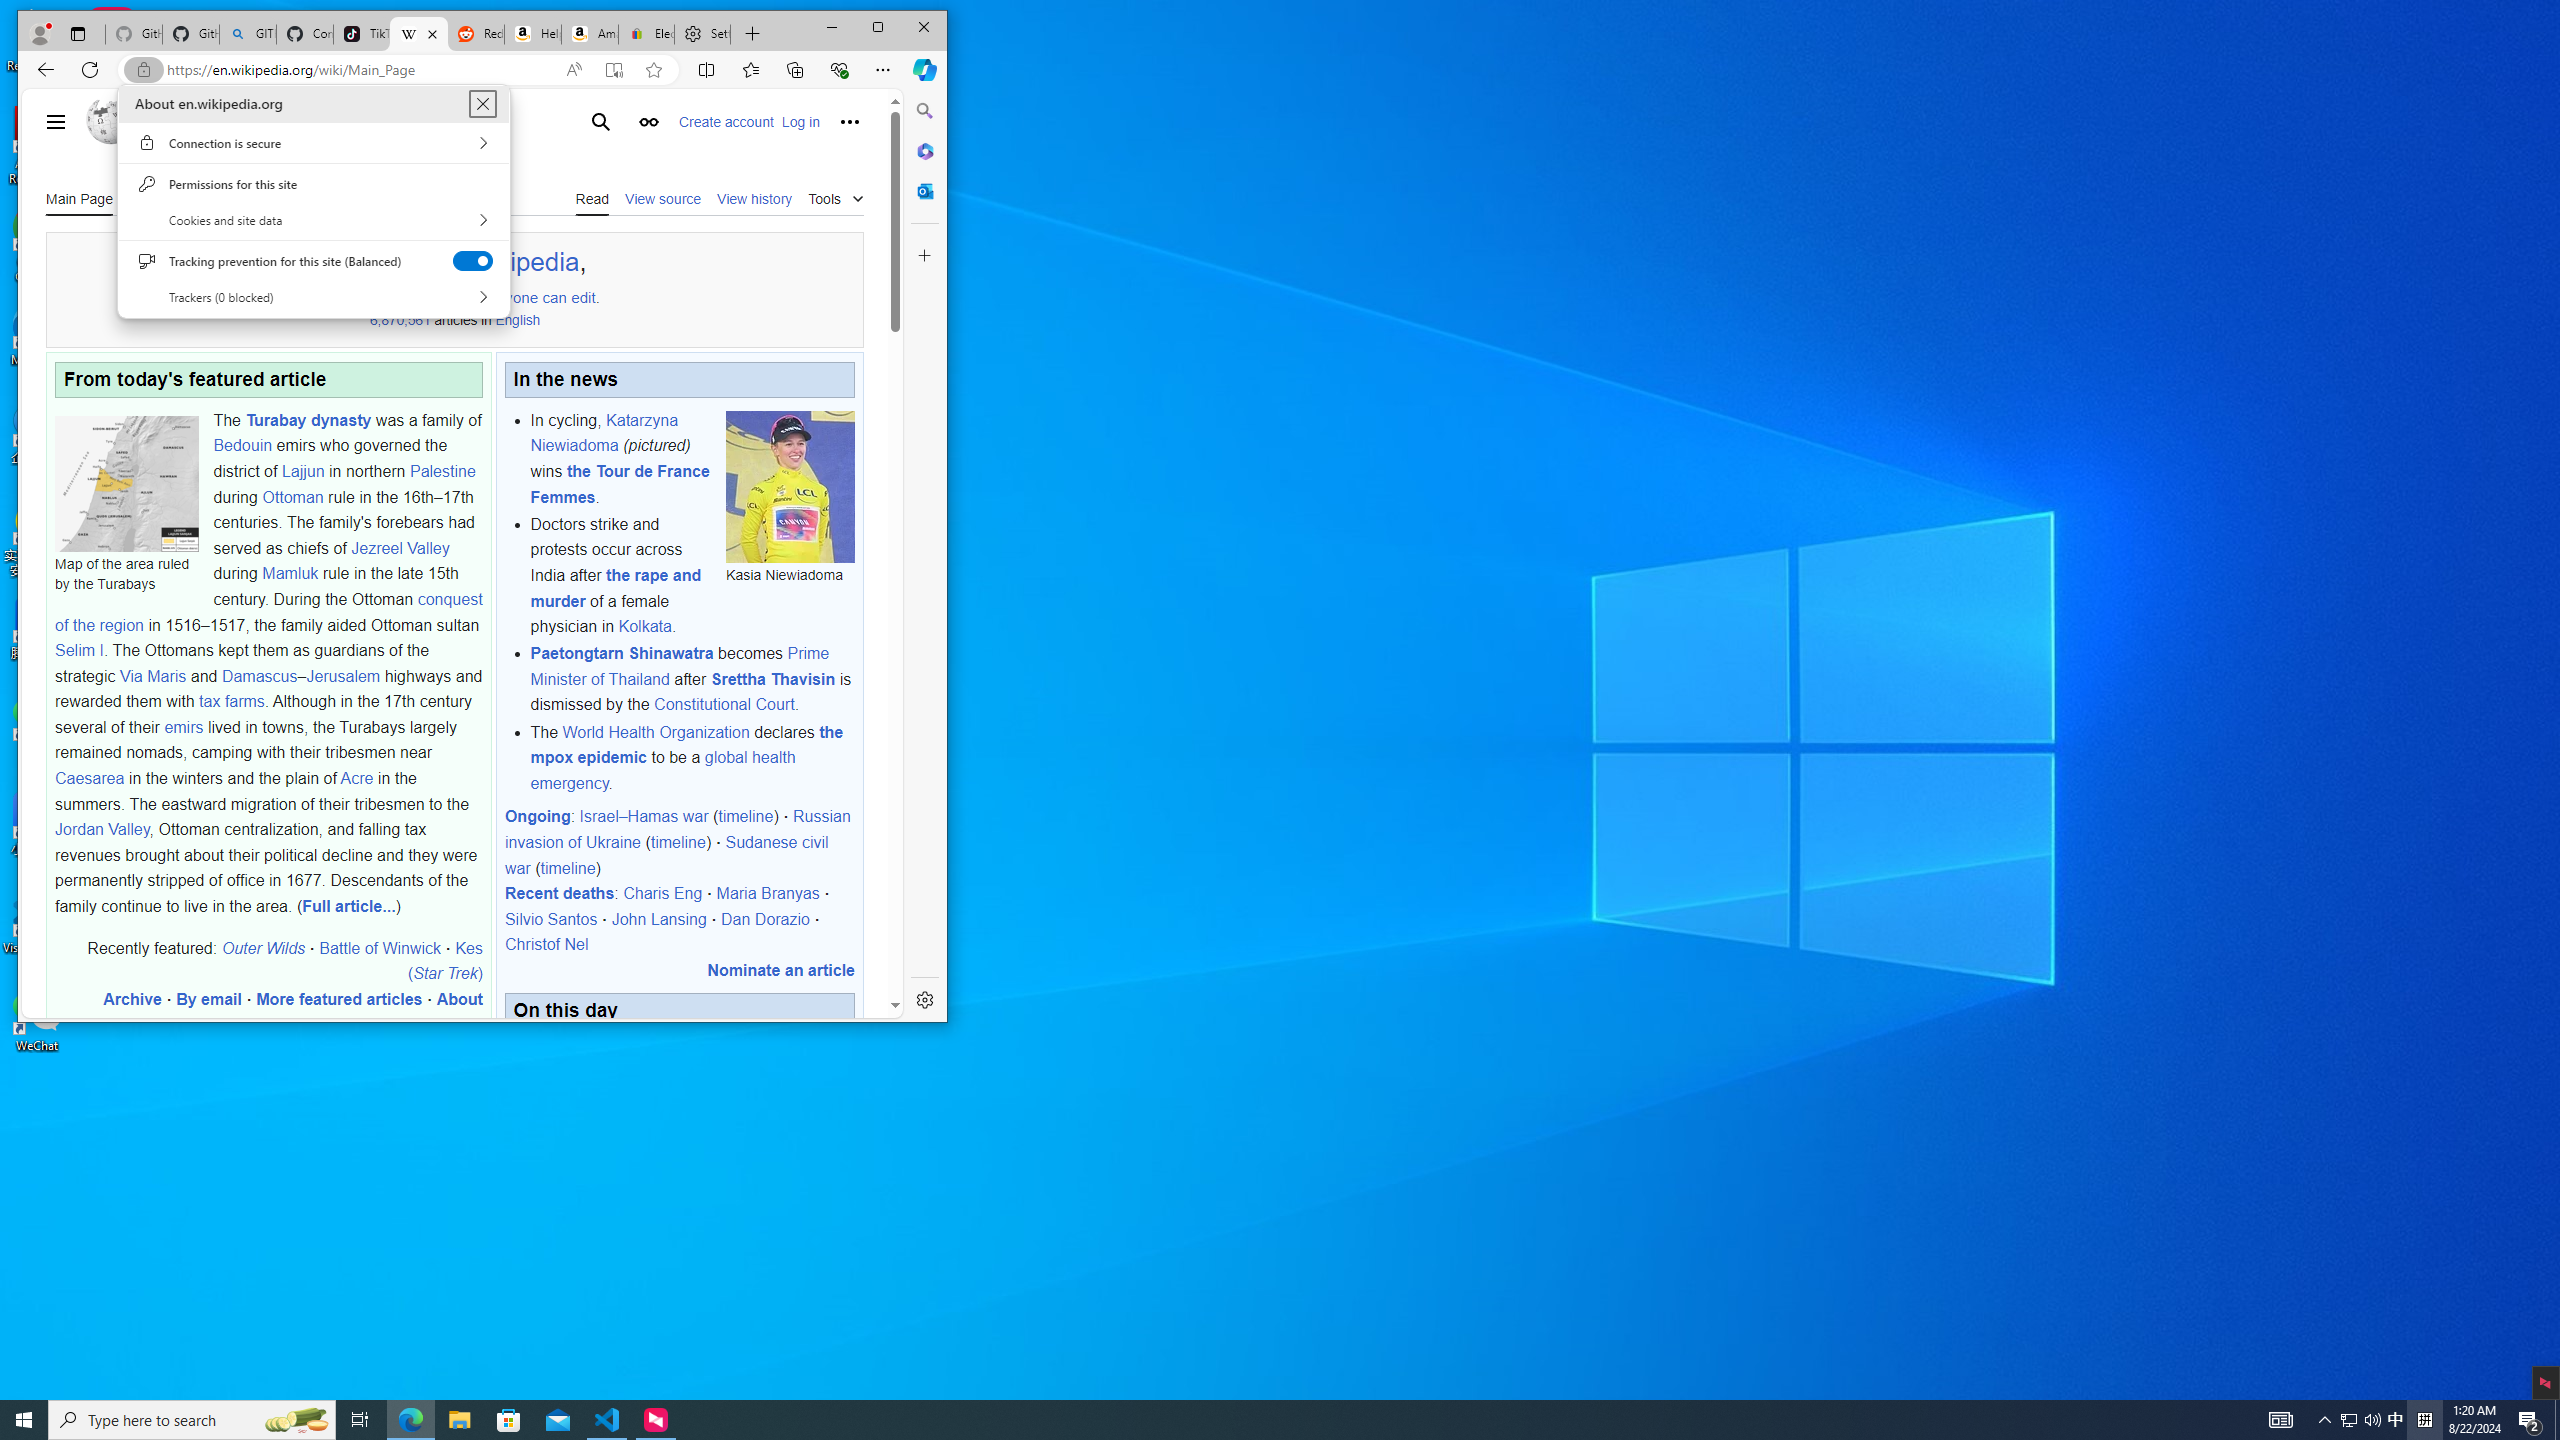  What do you see at coordinates (268, 612) in the screenshot?
I see `'conquest of the region'` at bounding box center [268, 612].